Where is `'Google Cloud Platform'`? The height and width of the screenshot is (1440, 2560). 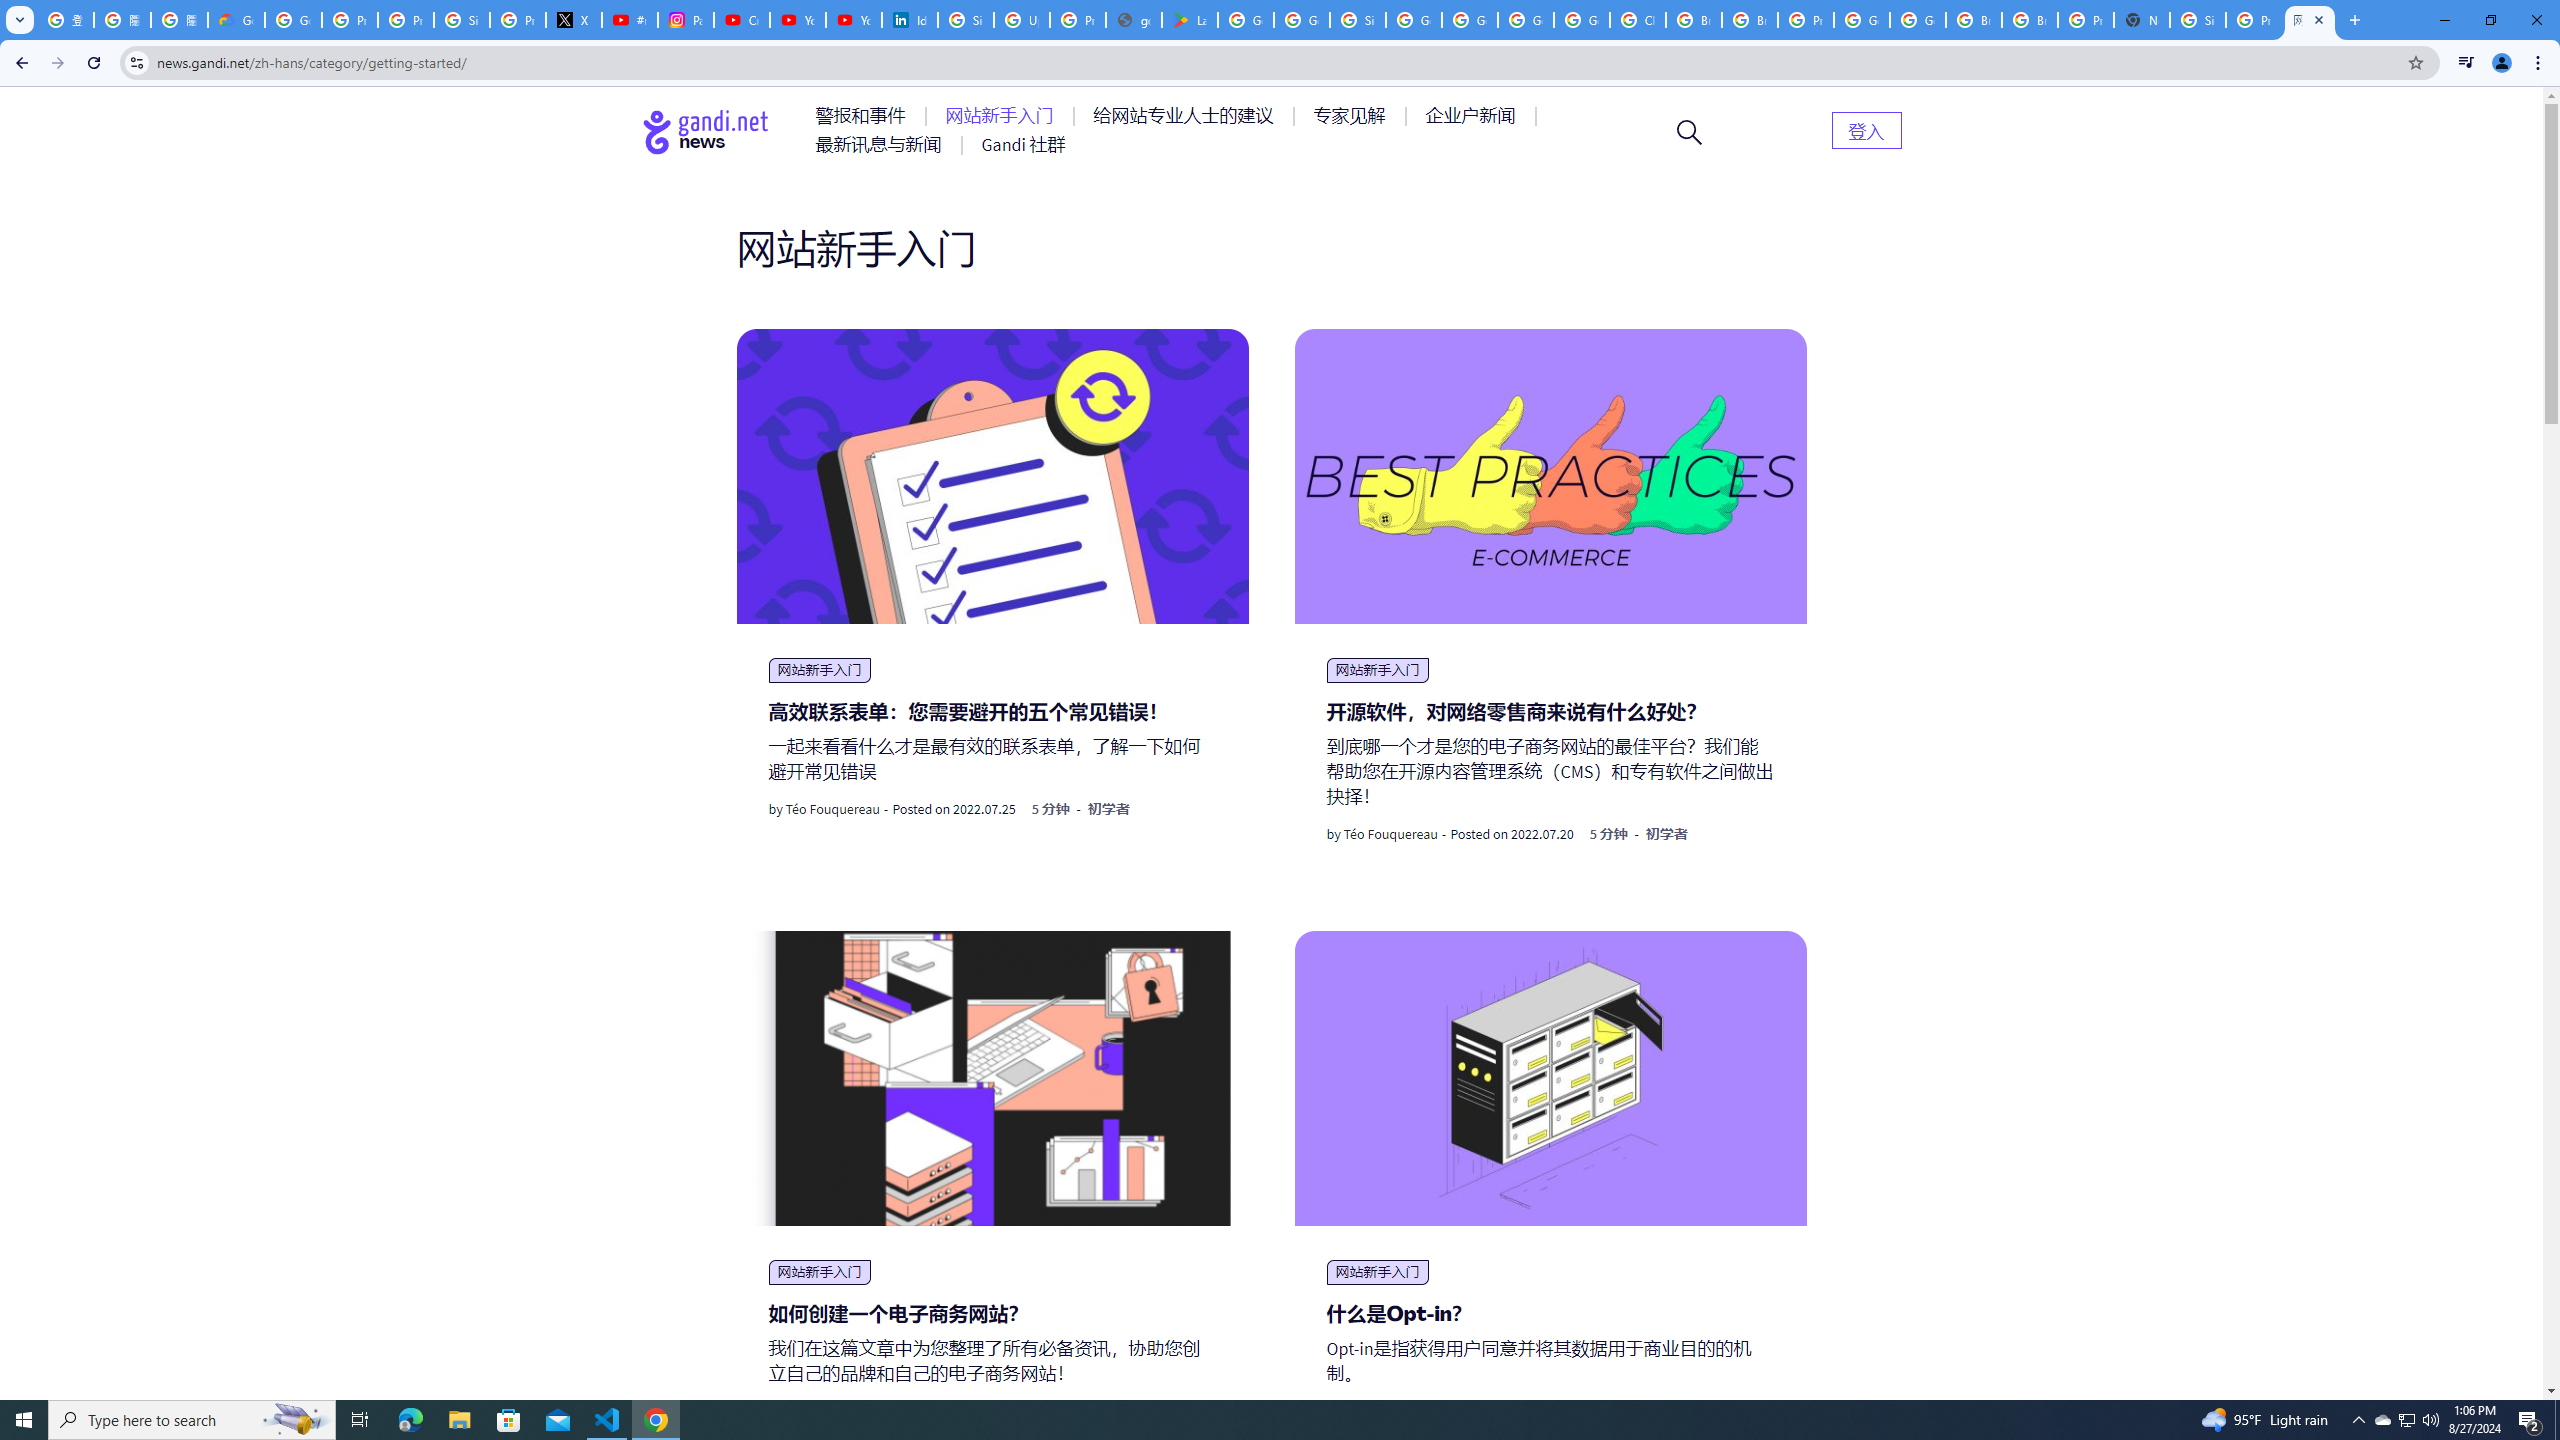 'Google Cloud Platform' is located at coordinates (1862, 19).